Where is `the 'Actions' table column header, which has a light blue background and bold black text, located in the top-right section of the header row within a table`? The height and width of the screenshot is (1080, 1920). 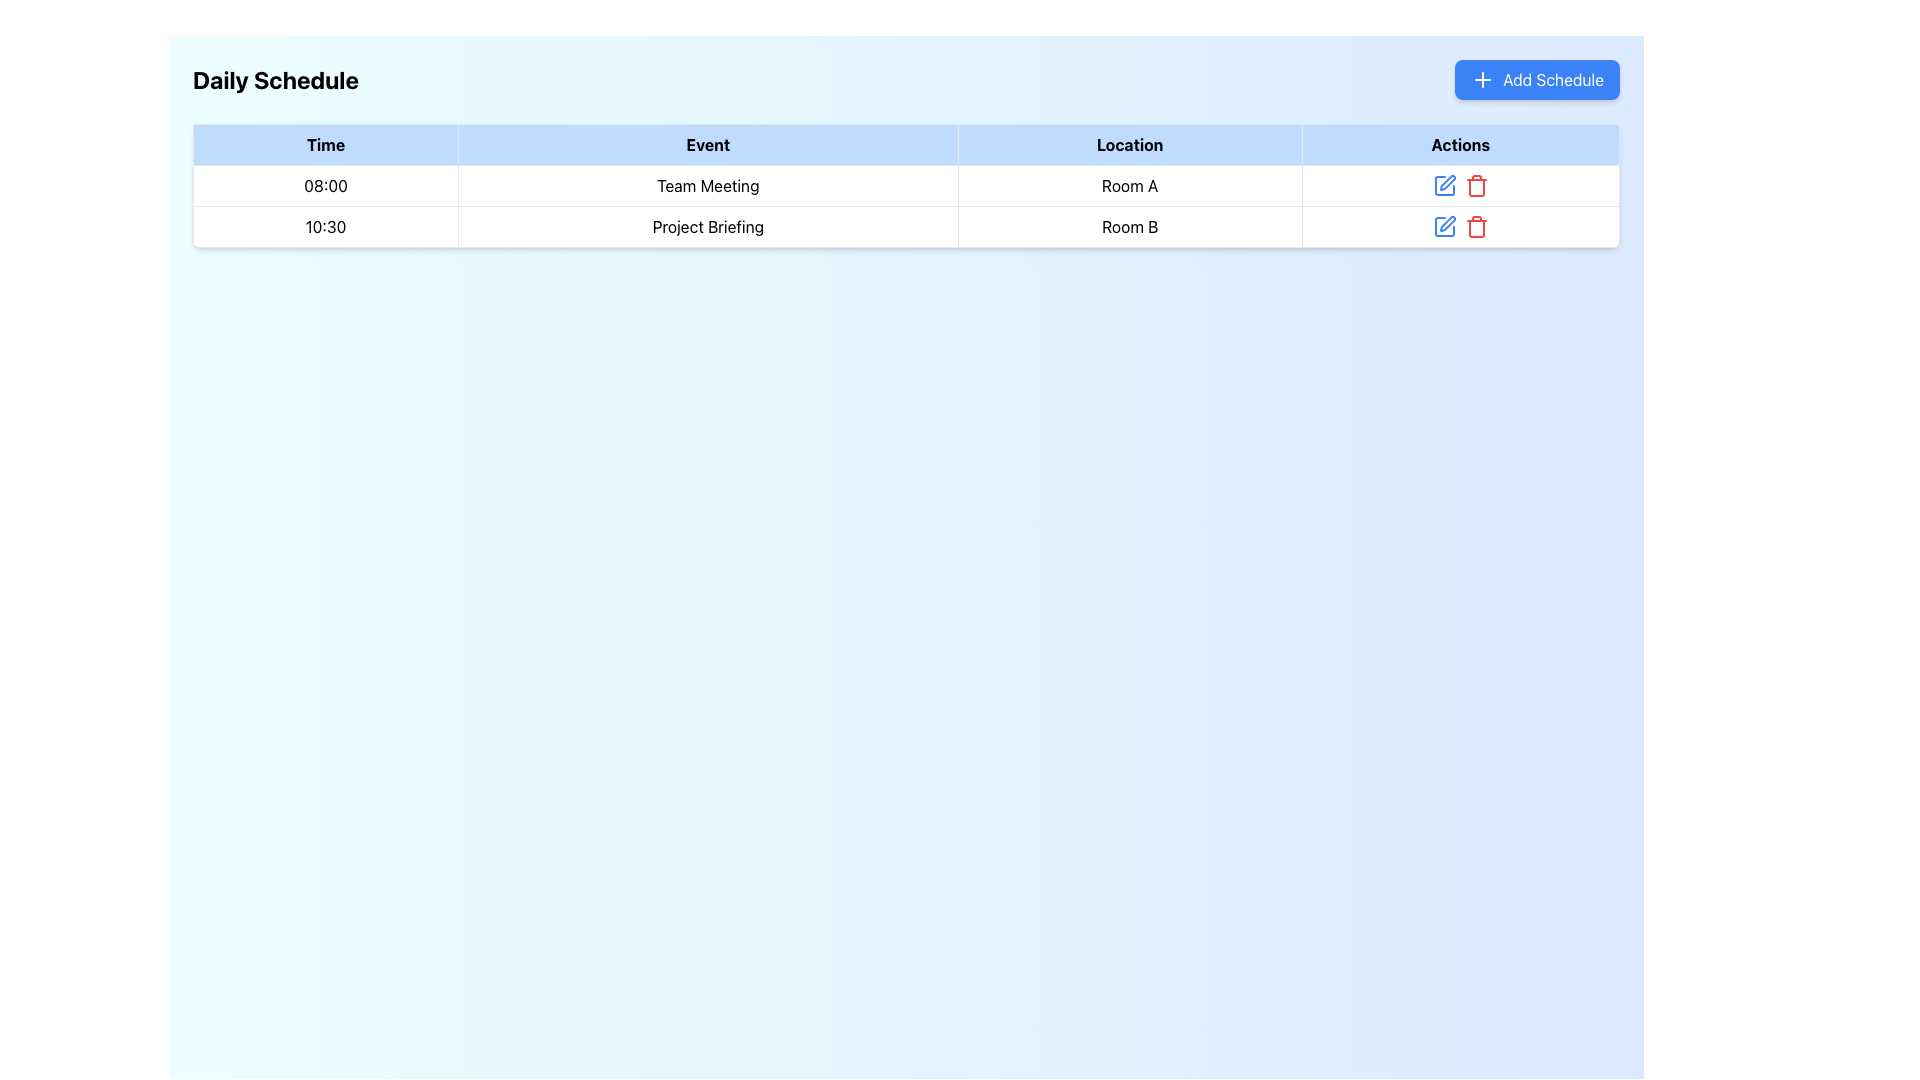
the 'Actions' table column header, which has a light blue background and bold black text, located in the top-right section of the header row within a table is located at coordinates (1460, 144).